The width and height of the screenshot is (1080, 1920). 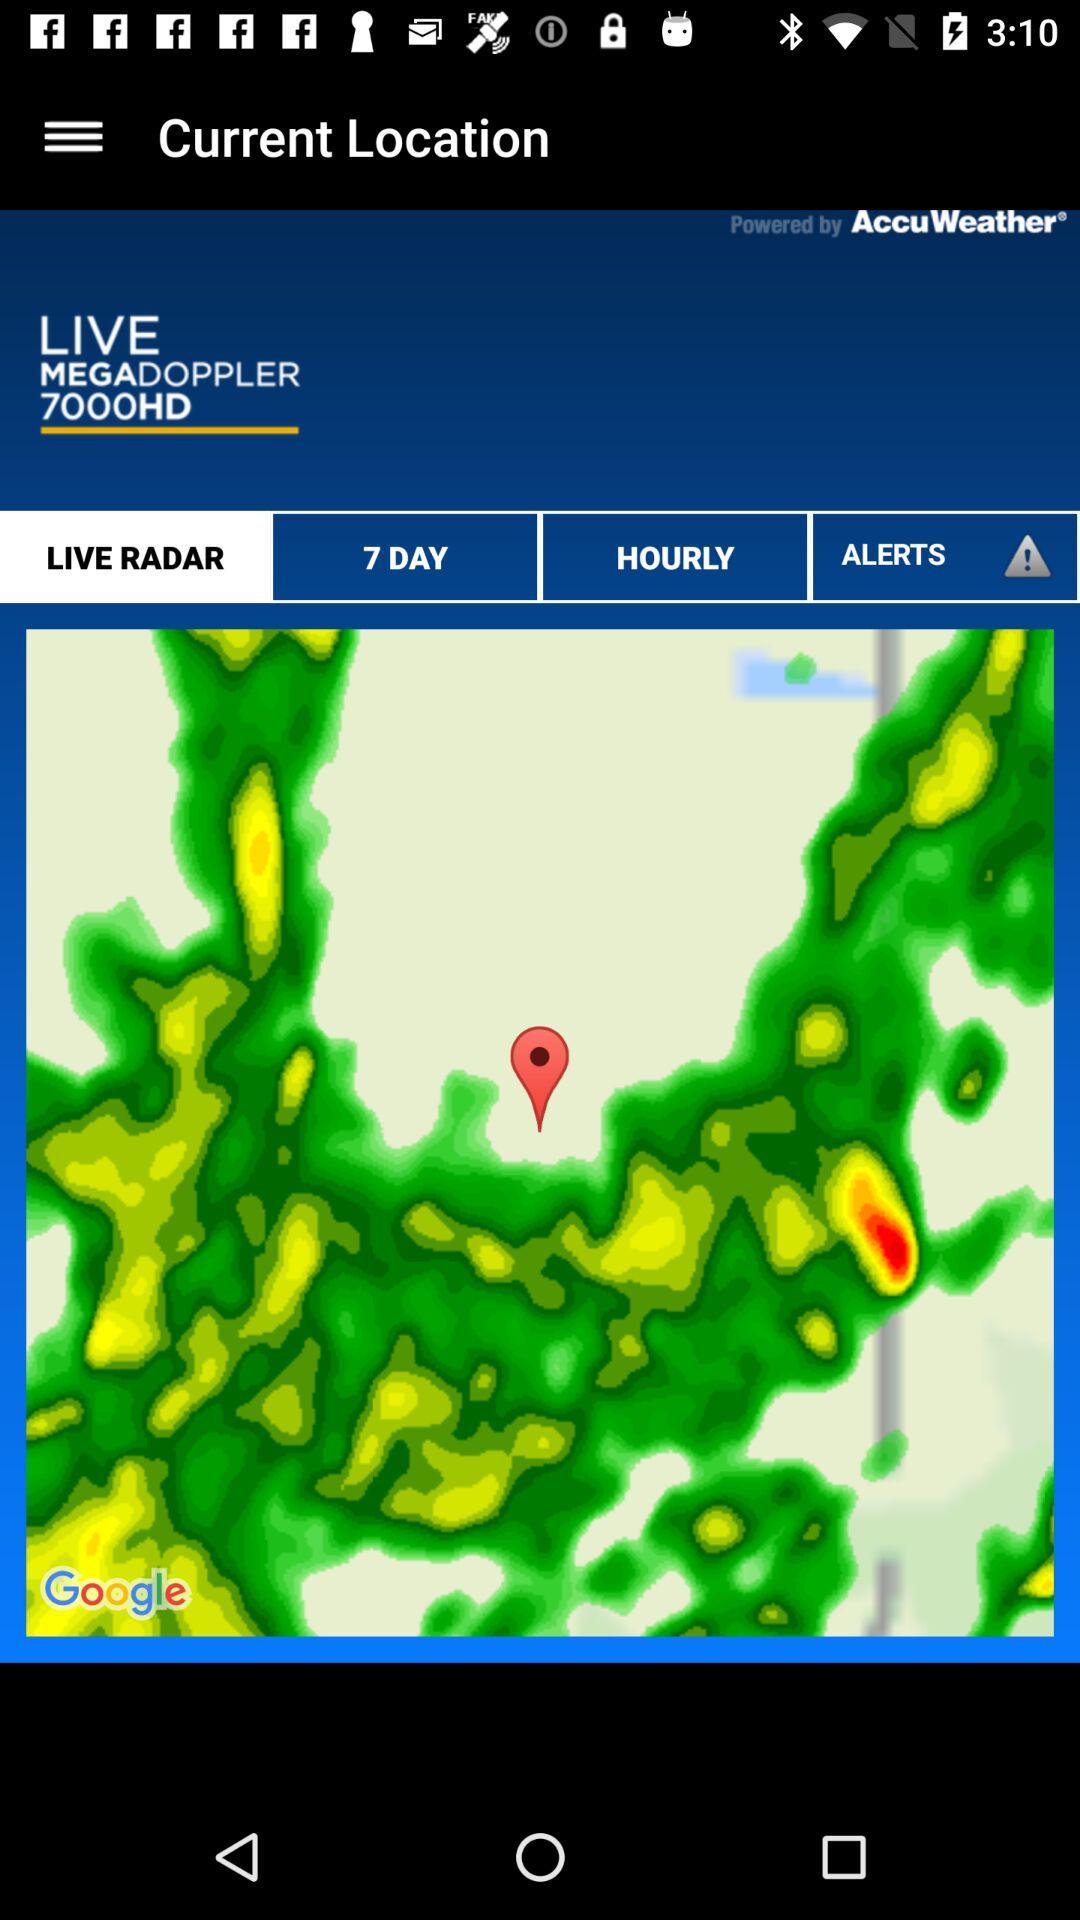 What do you see at coordinates (72, 135) in the screenshot?
I see `the menu icon` at bounding box center [72, 135].